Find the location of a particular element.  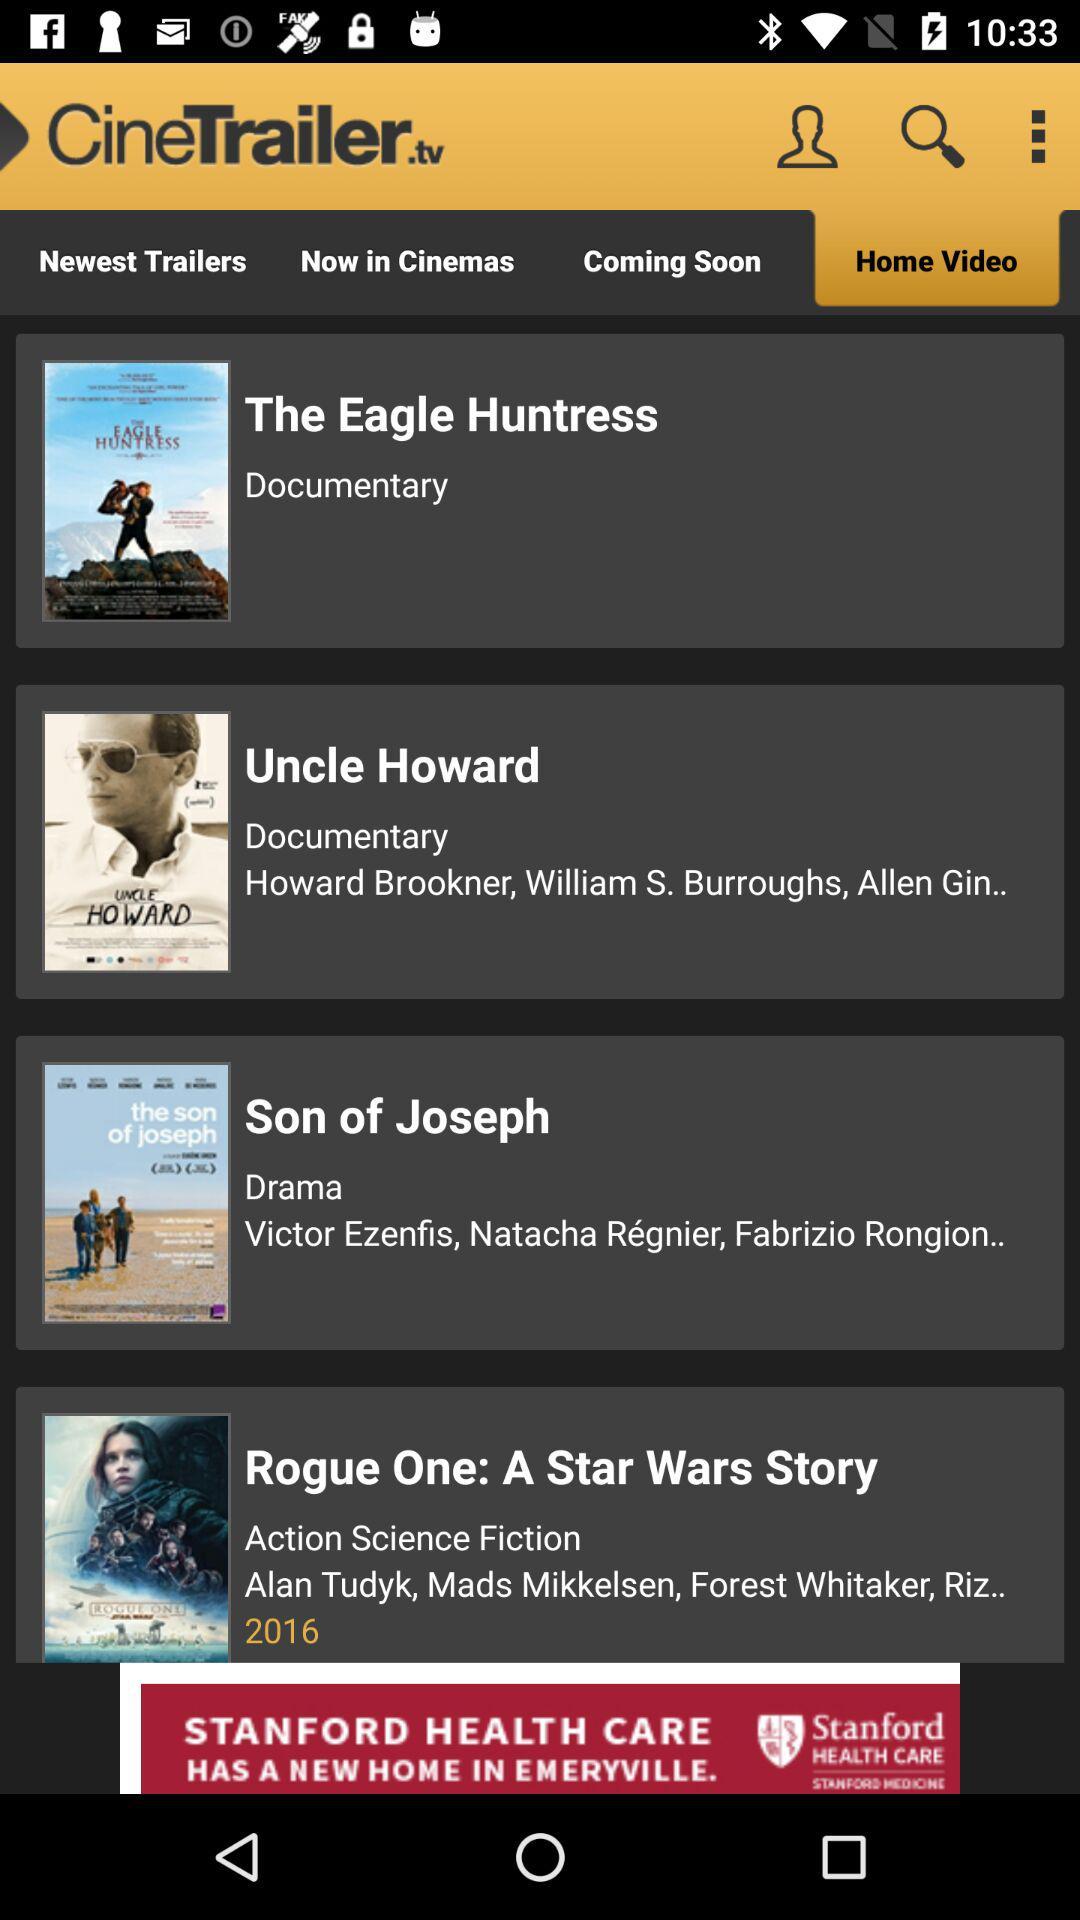

the item to the right of the coming soon item is located at coordinates (937, 261).